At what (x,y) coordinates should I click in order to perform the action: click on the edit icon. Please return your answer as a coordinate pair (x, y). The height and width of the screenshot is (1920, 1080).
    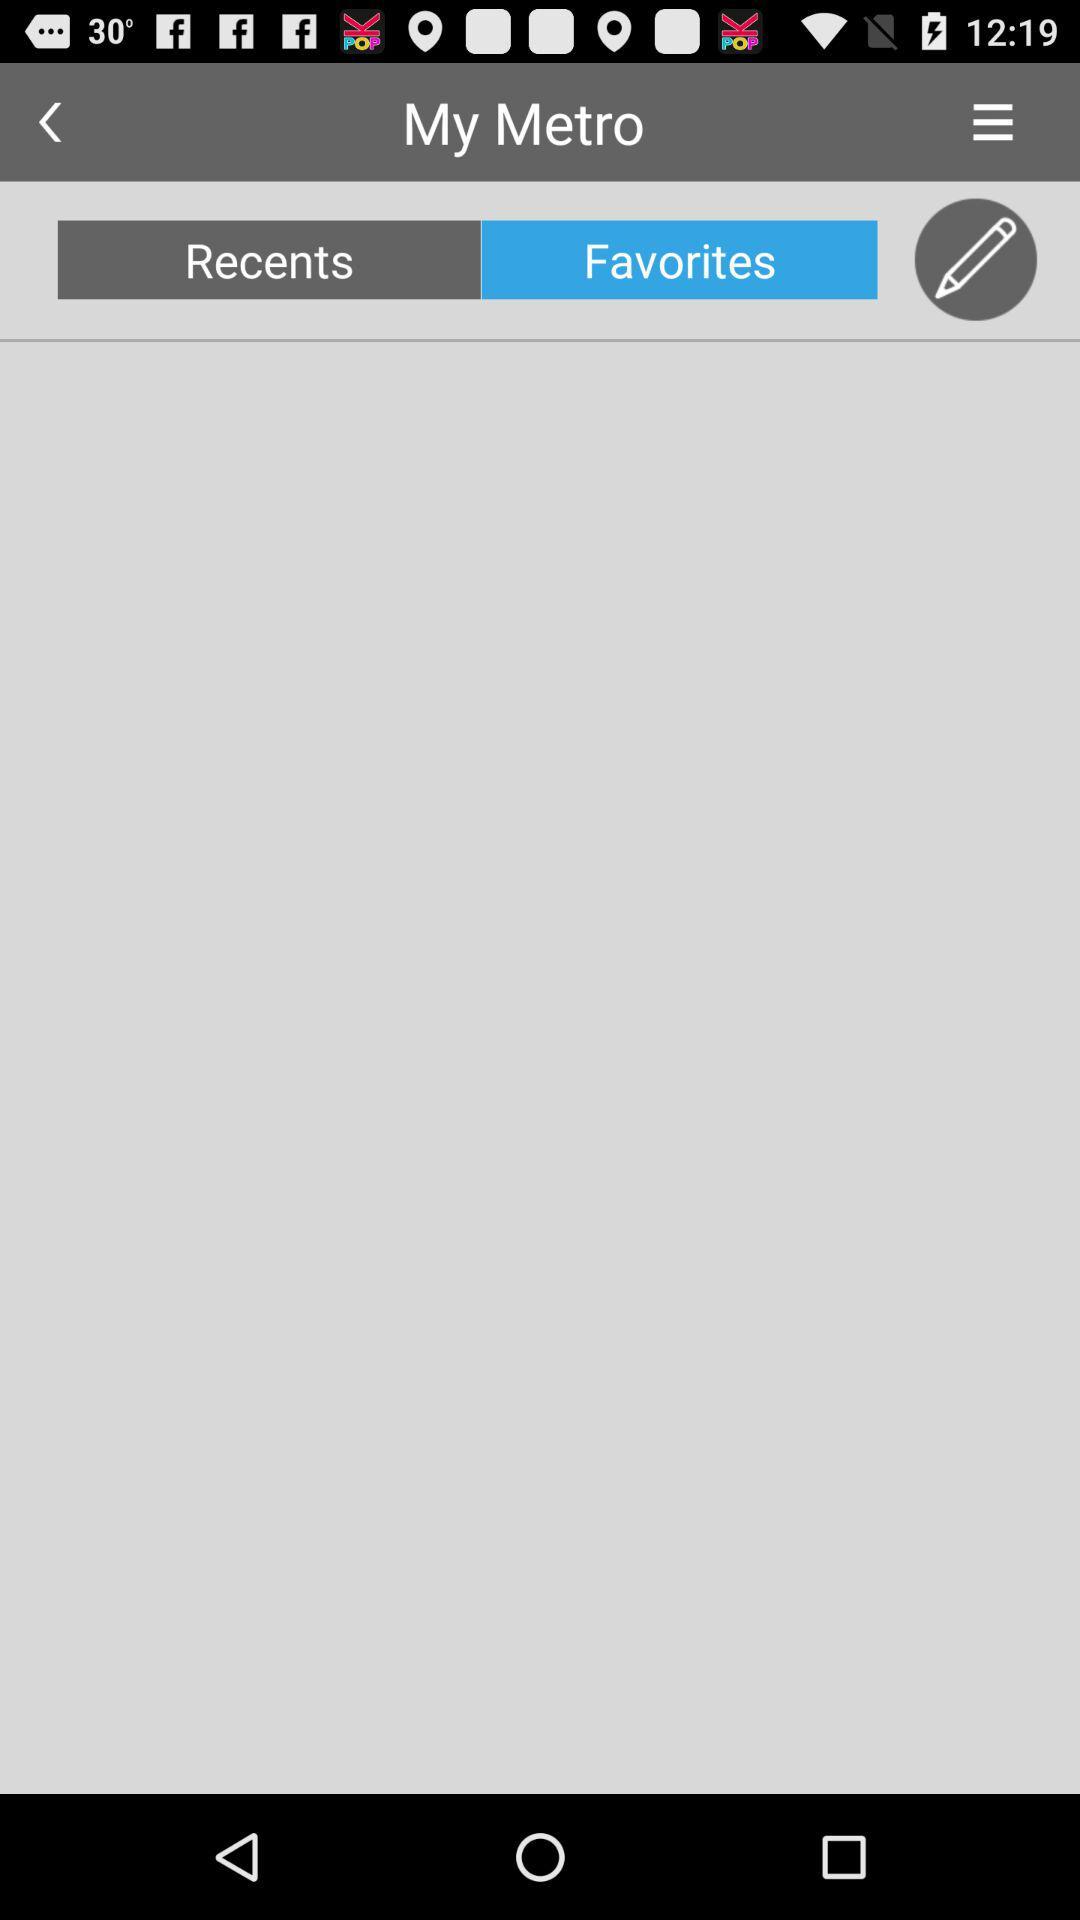
    Looking at the image, I should click on (975, 277).